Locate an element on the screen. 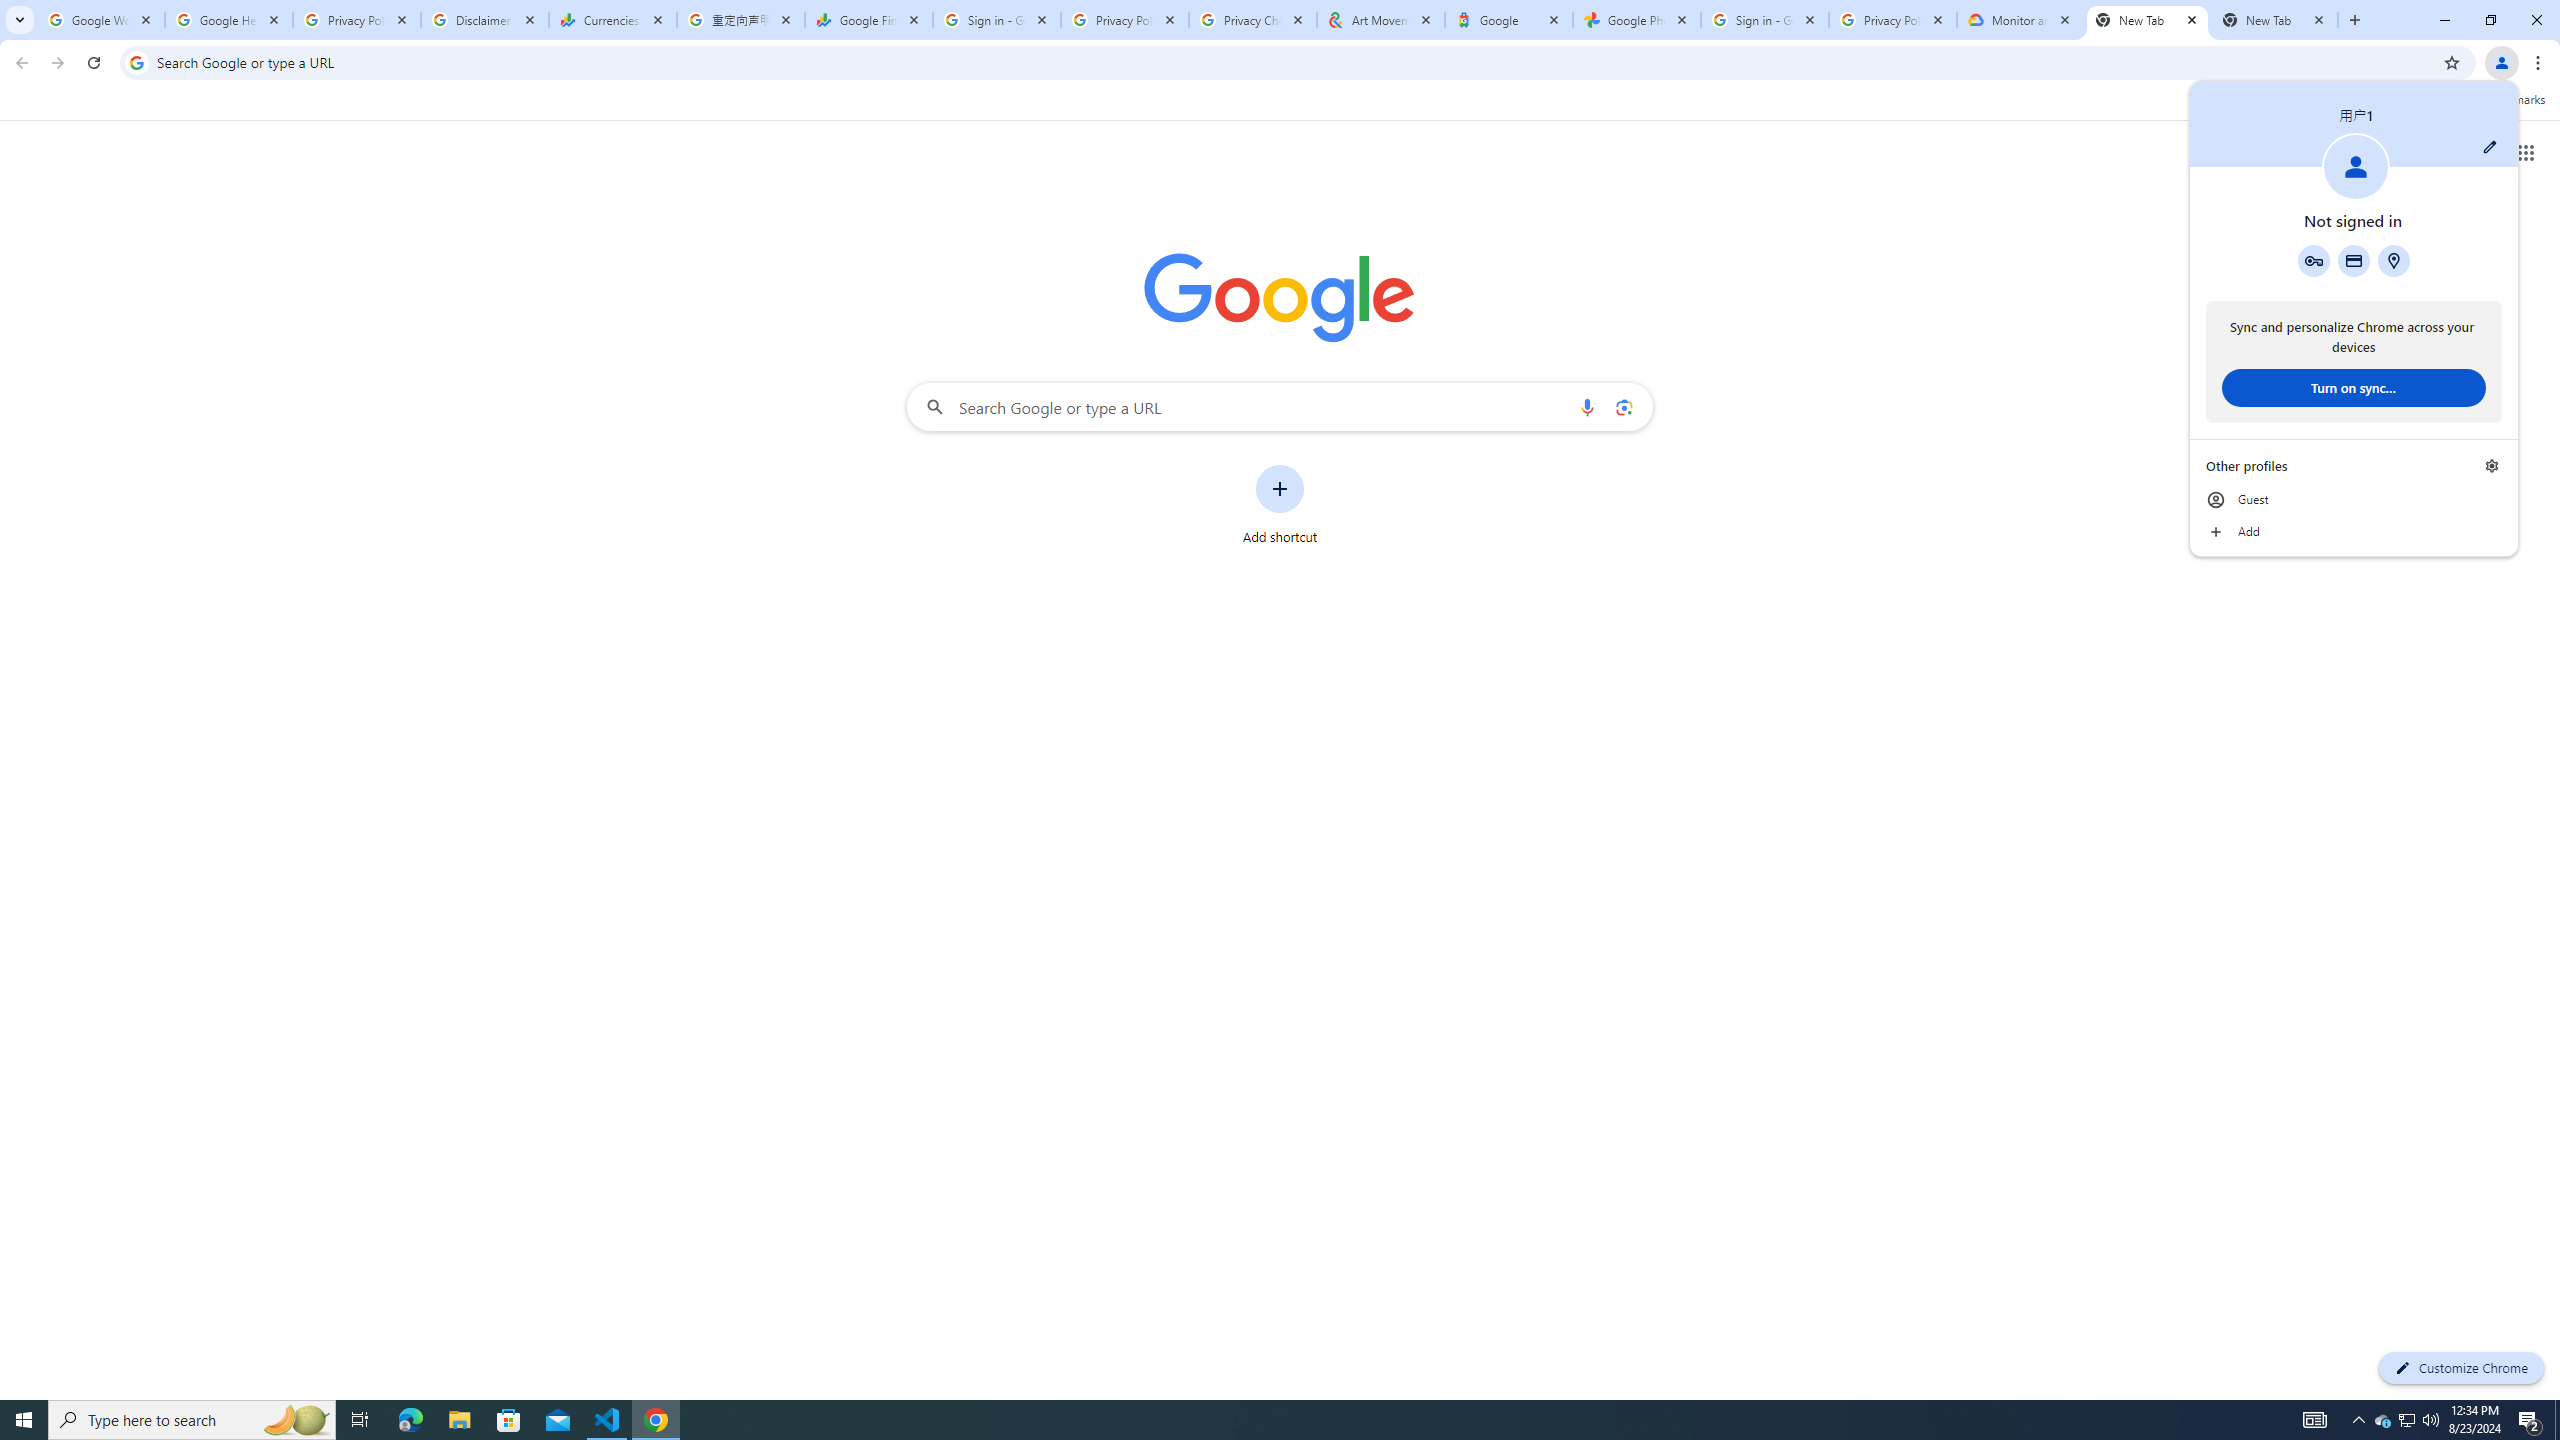 This screenshot has width=2560, height=1440. 'Guest' is located at coordinates (2352, 498).